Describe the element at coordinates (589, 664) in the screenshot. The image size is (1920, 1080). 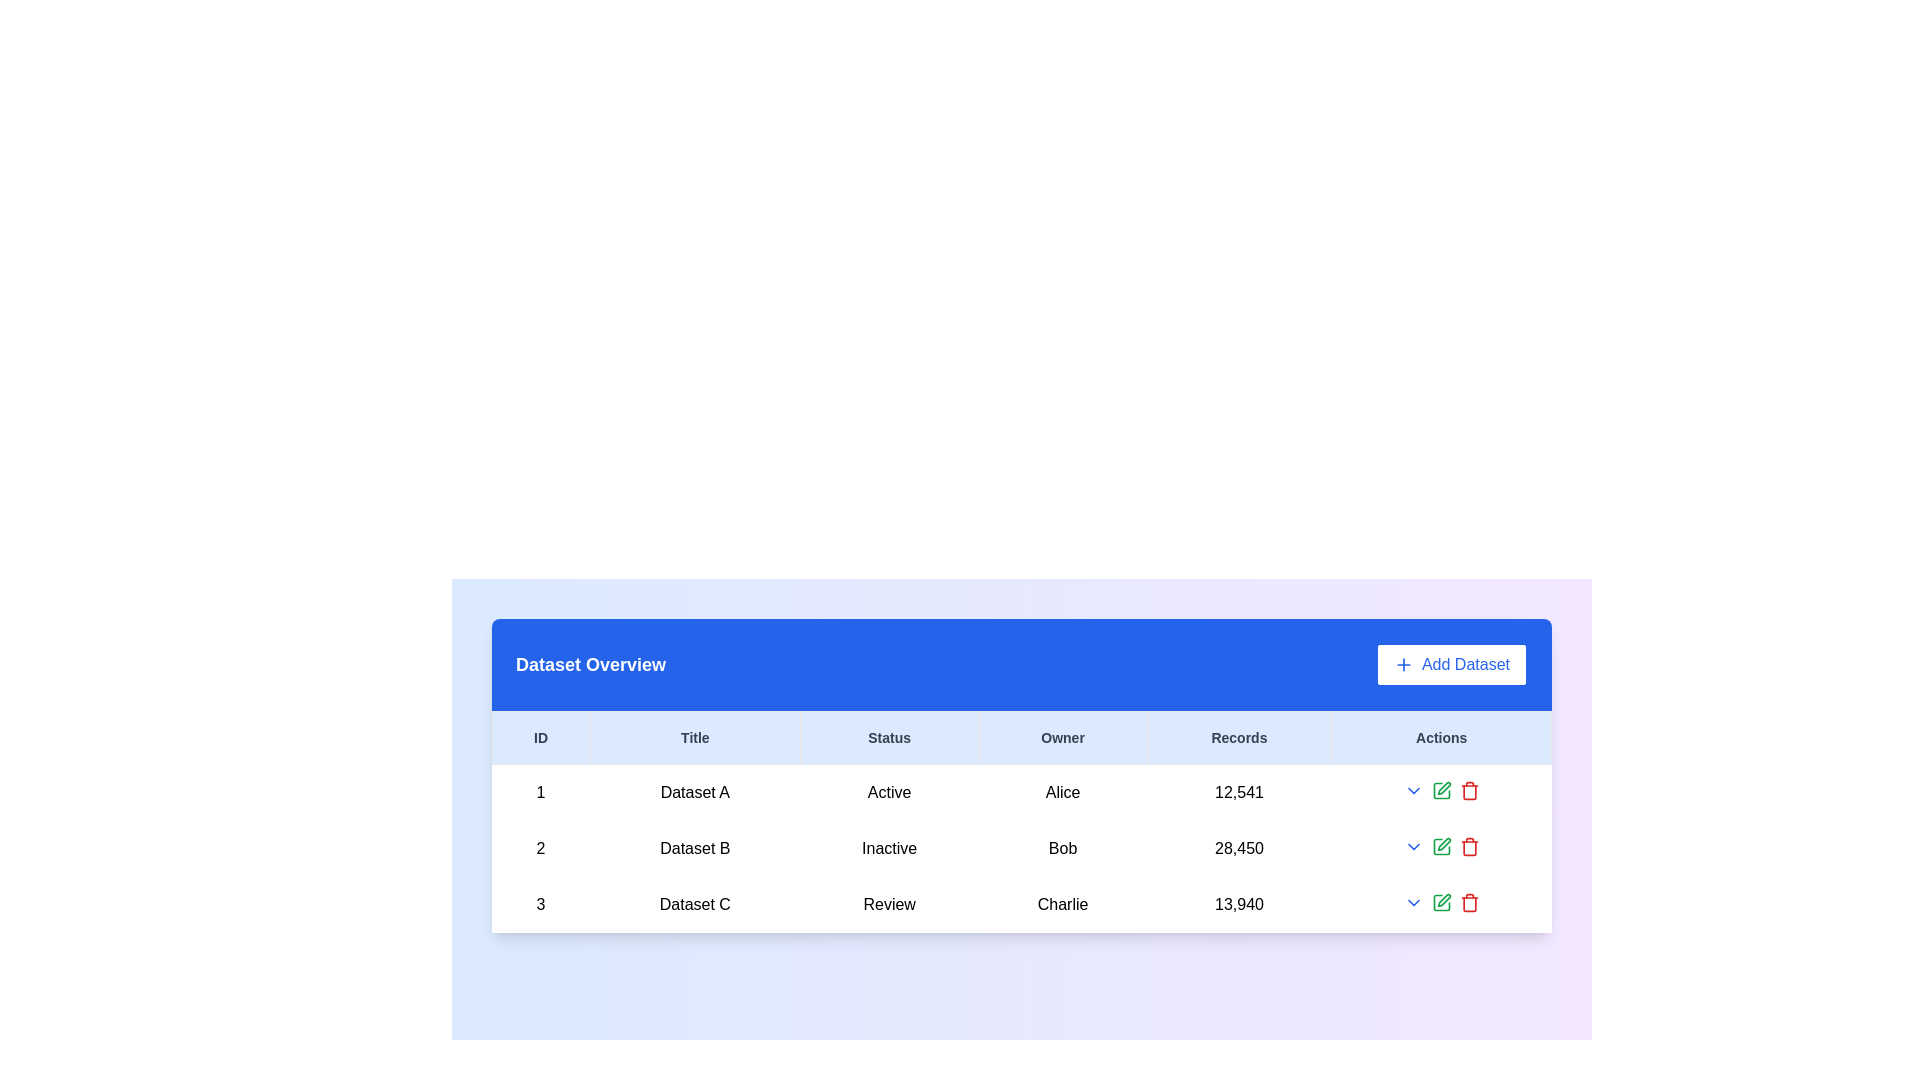
I see `the section title label that introduces the content related to datasets in the dataset management panel, located at the top-left corner of the header section` at that location.